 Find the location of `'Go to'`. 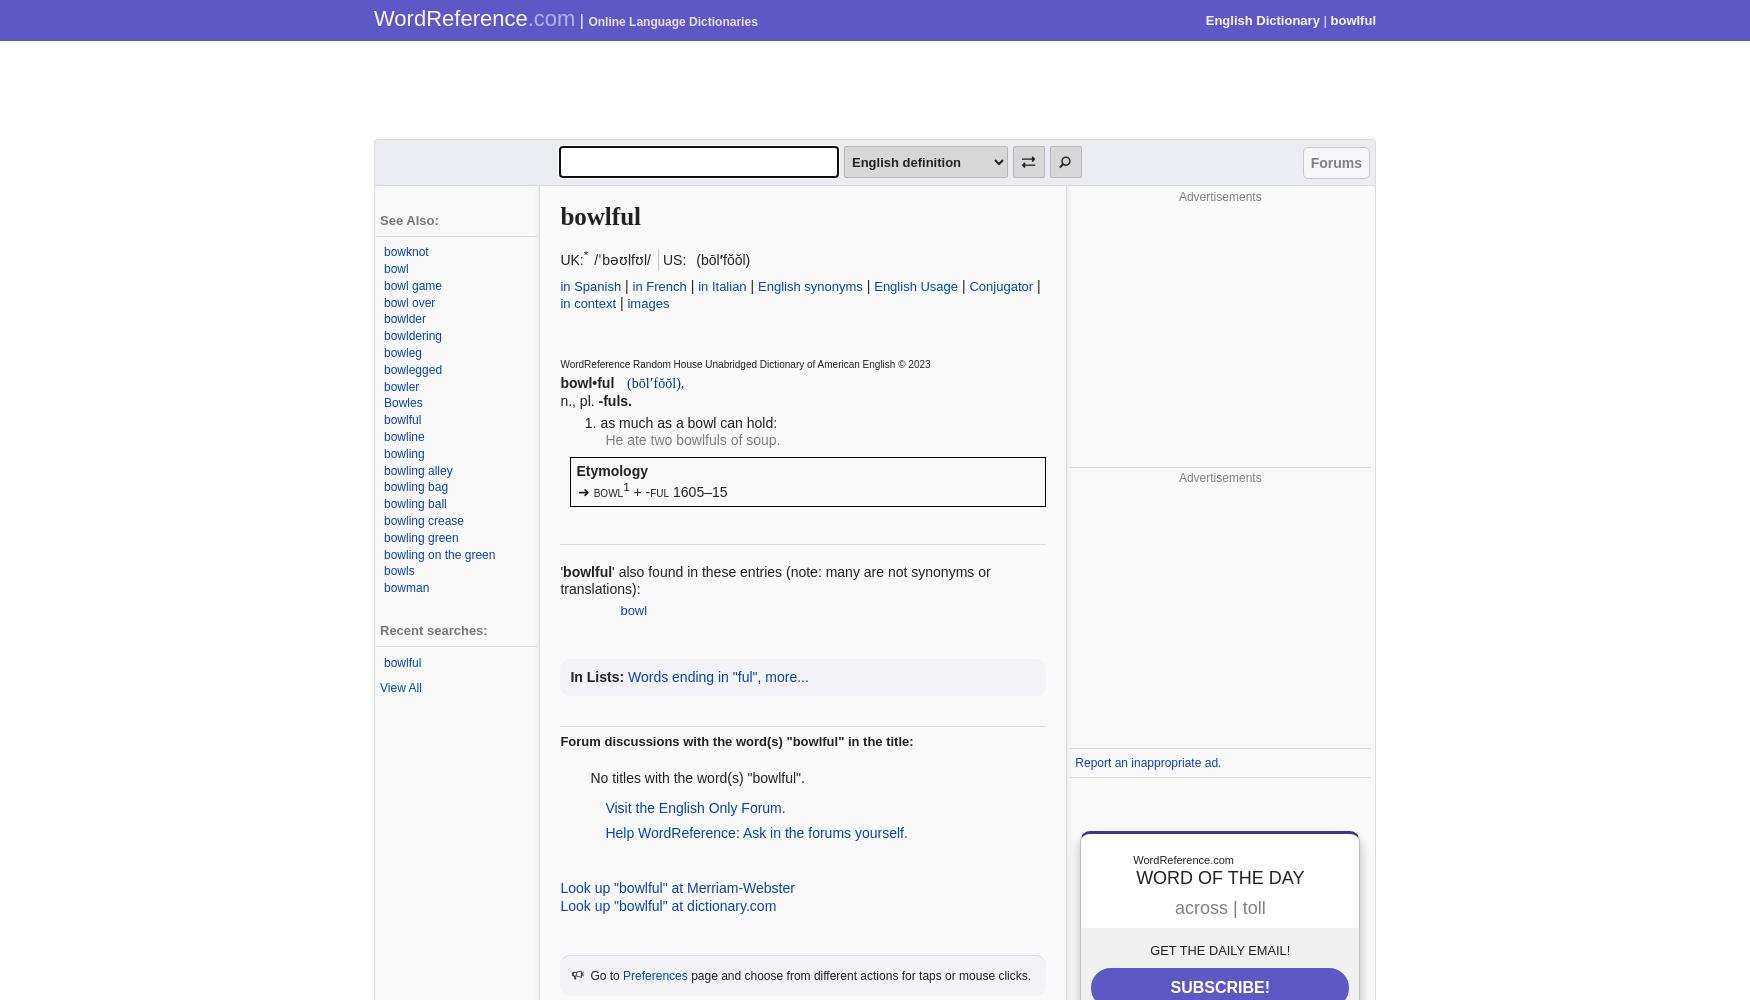

'Go to' is located at coordinates (606, 974).